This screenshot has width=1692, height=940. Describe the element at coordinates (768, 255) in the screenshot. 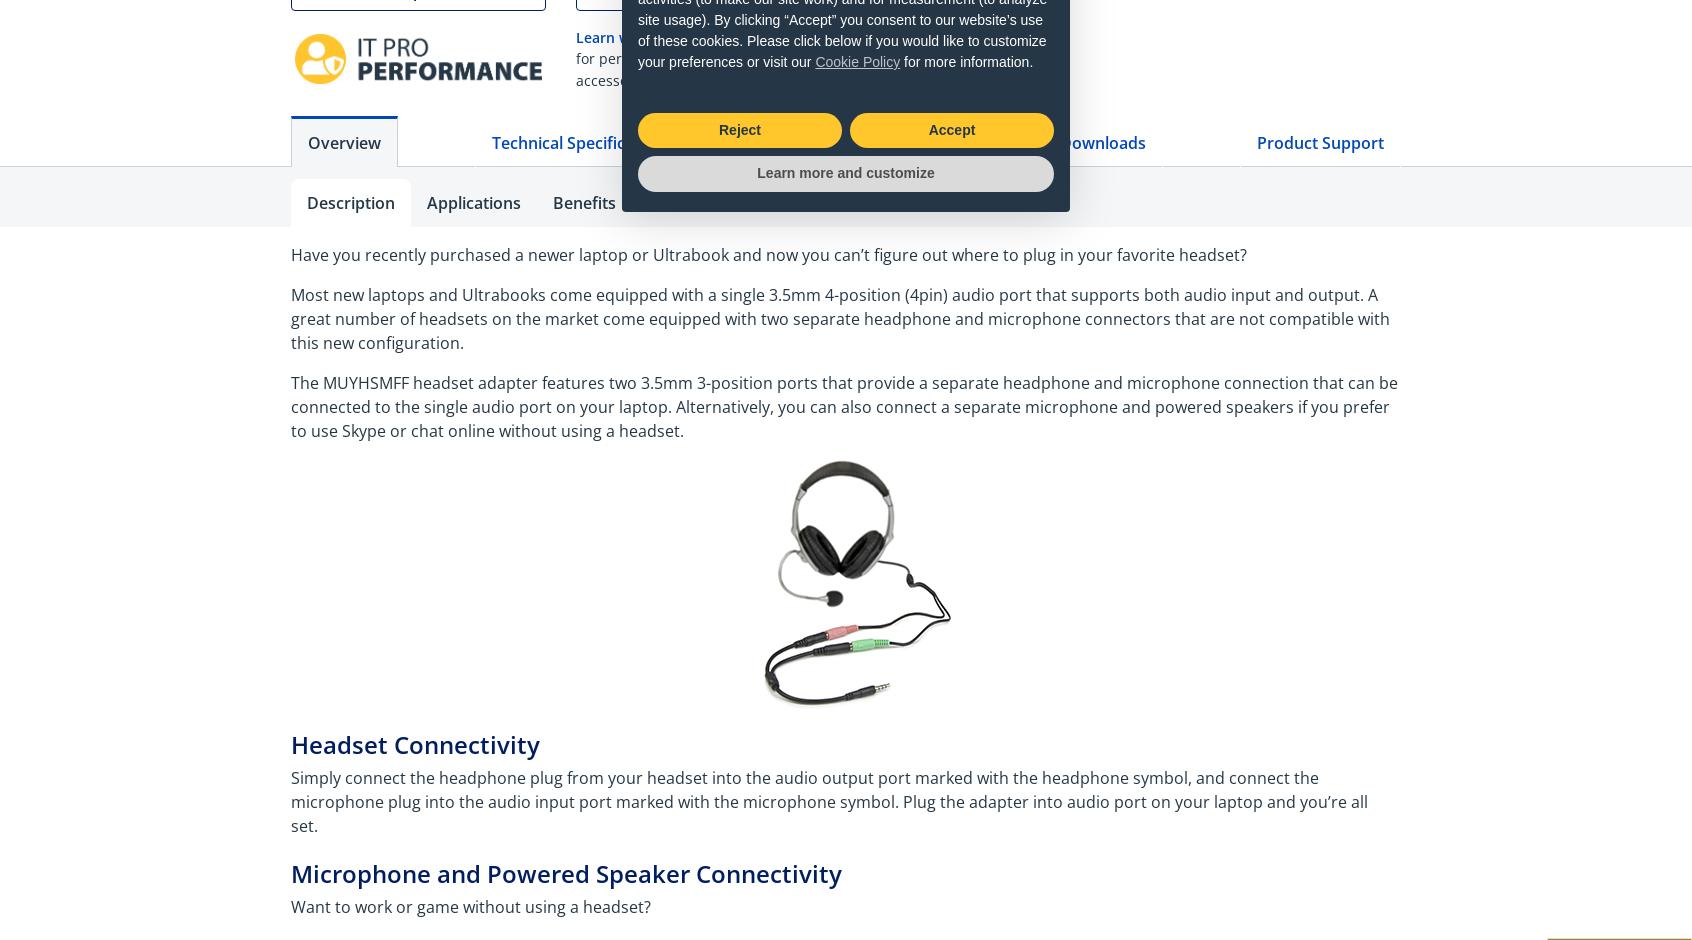

I see `'Have you recently purchased a newer laptop or Ultrabook and now you can’t figure out where to plug in your favorite headset?'` at that location.